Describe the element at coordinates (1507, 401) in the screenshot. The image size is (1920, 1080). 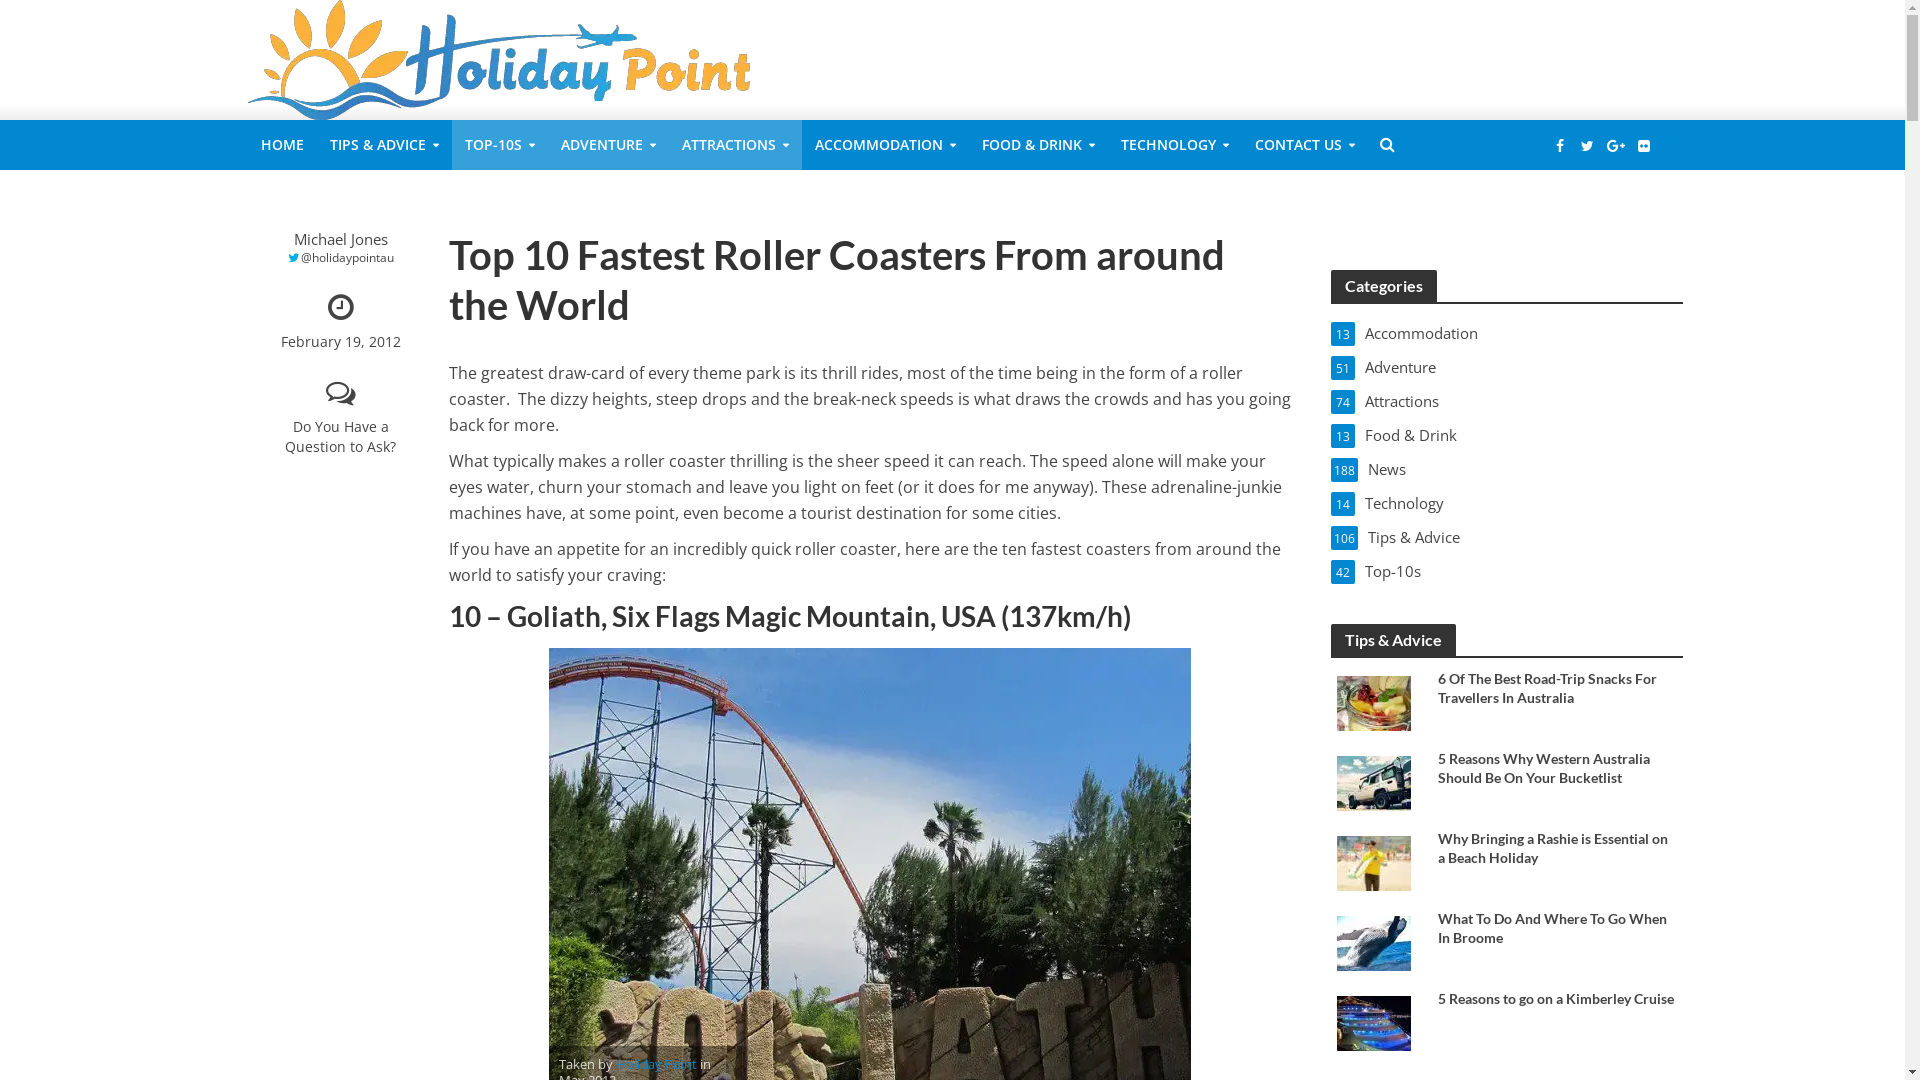
I see `'Attractions` at that location.